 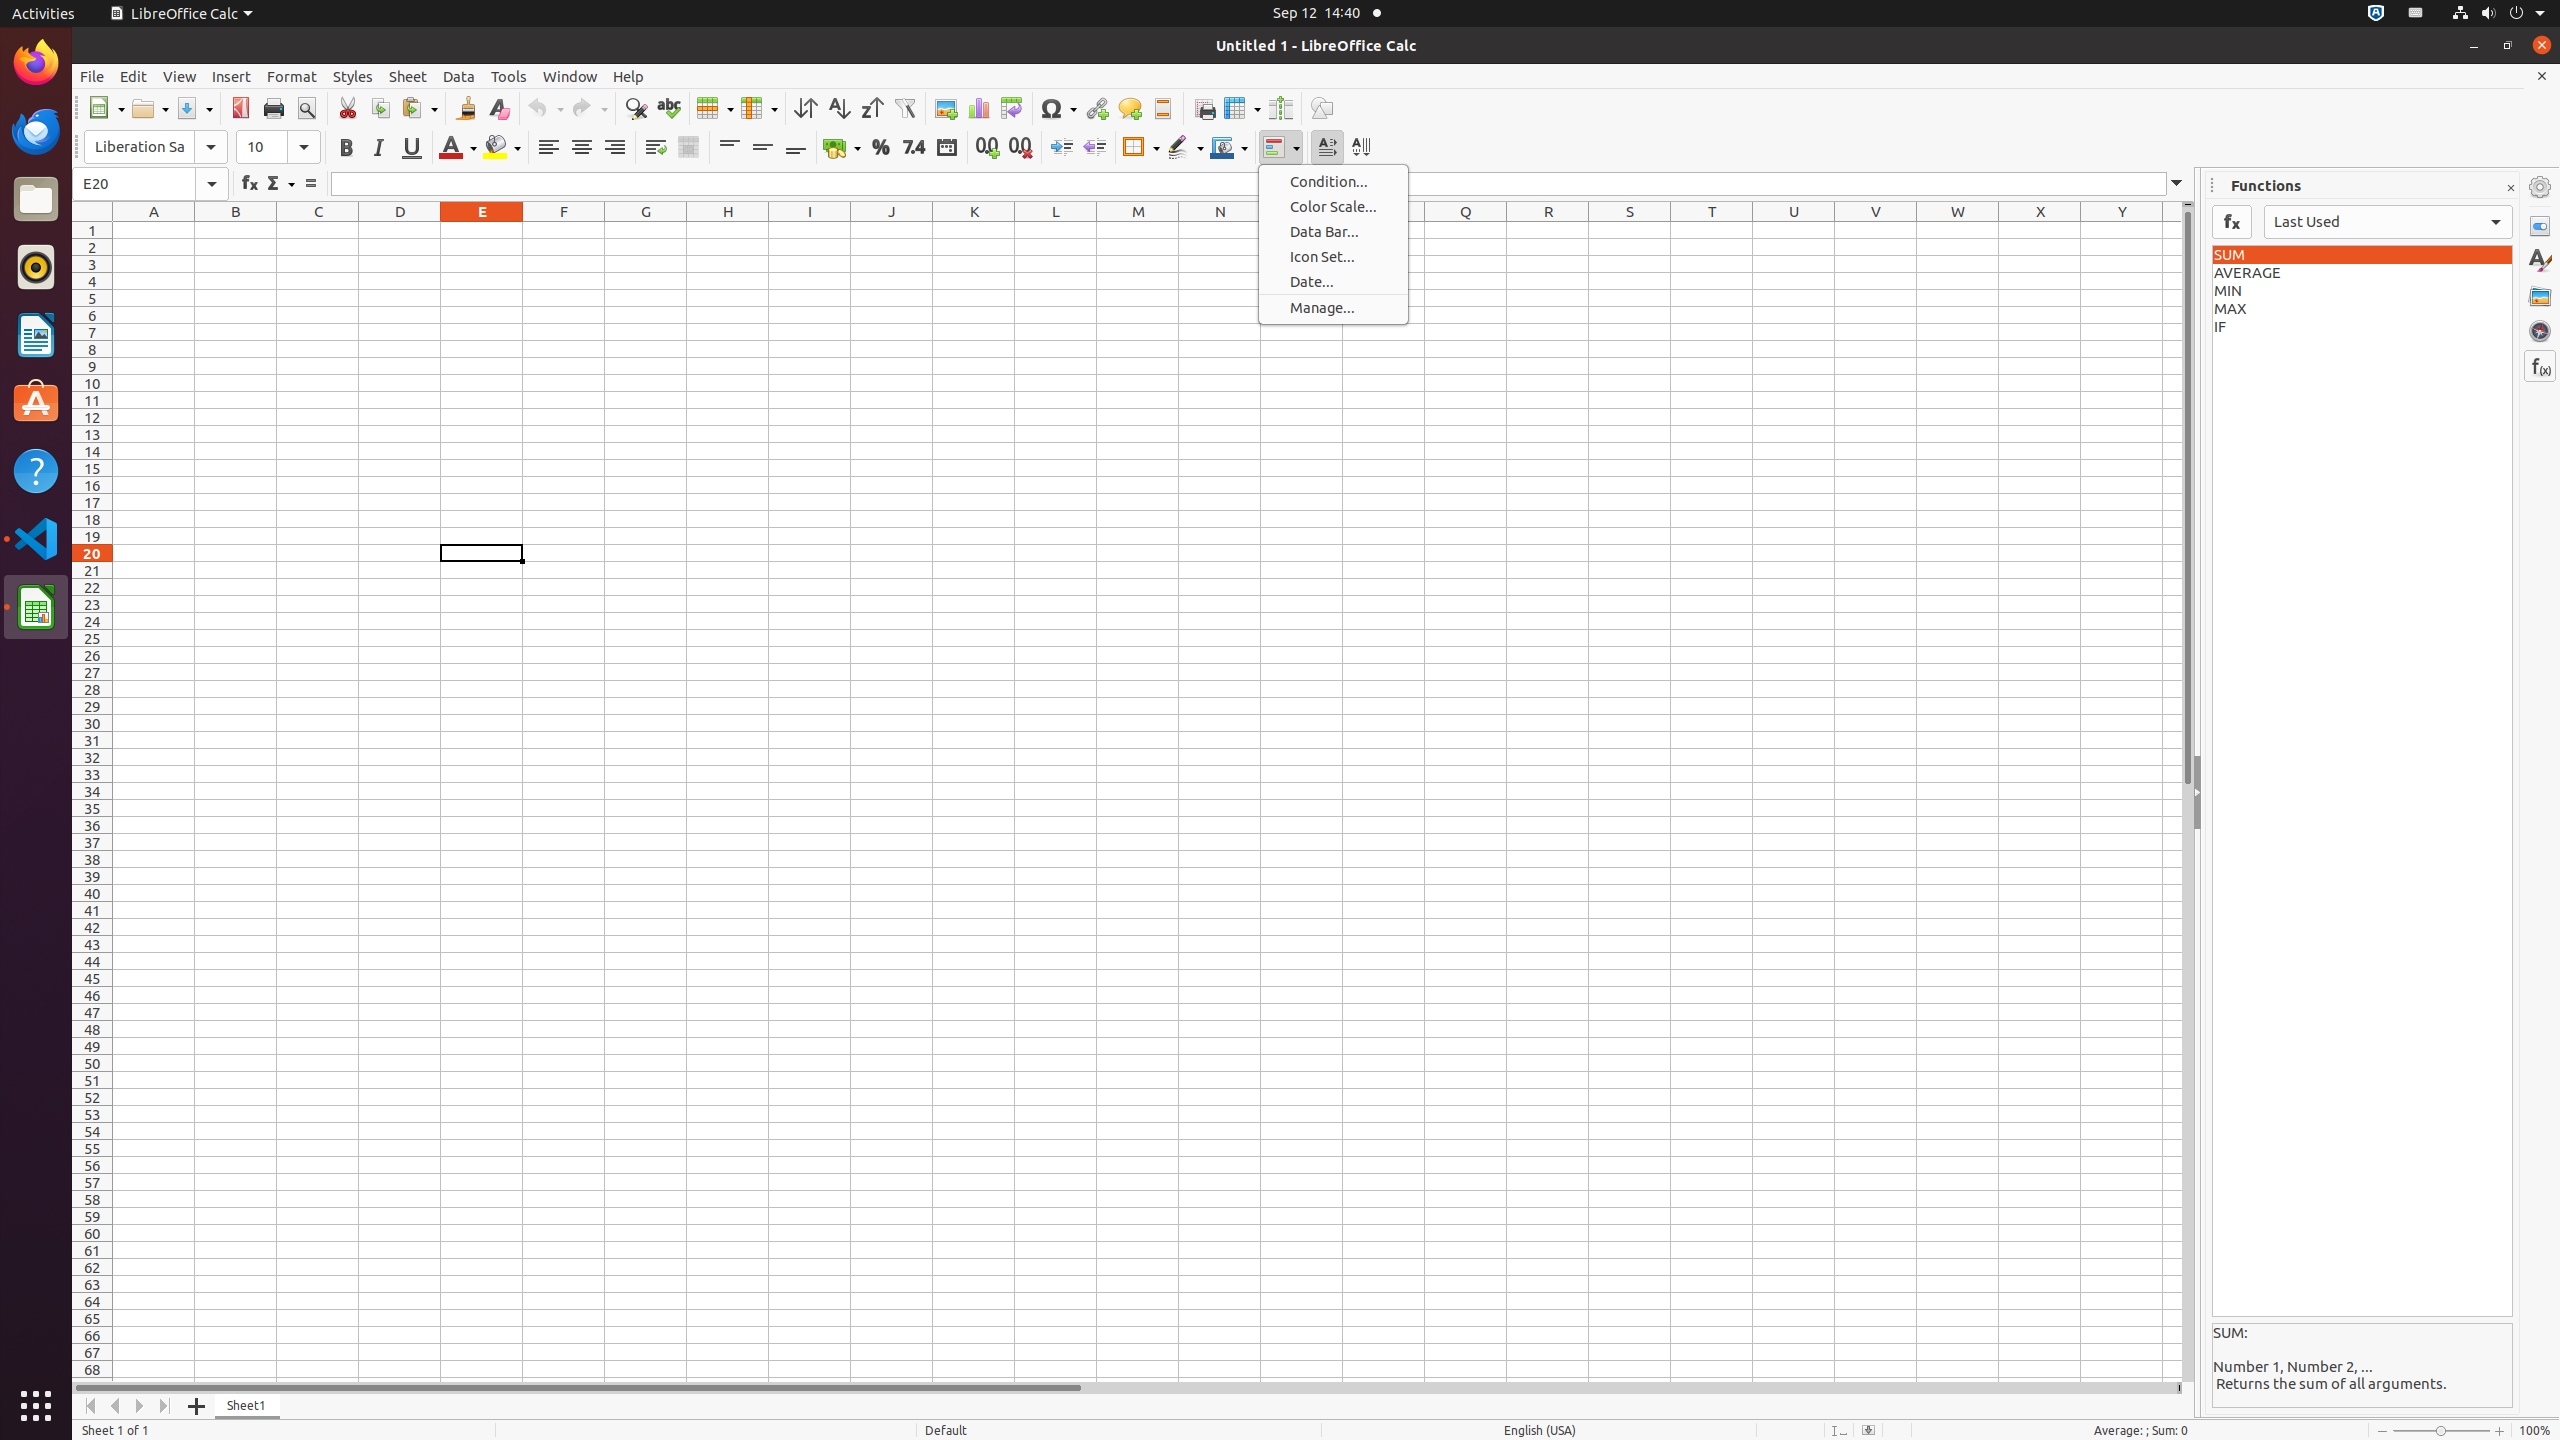 What do you see at coordinates (36, 1405) in the screenshot?
I see `'Show Applications'` at bounding box center [36, 1405].